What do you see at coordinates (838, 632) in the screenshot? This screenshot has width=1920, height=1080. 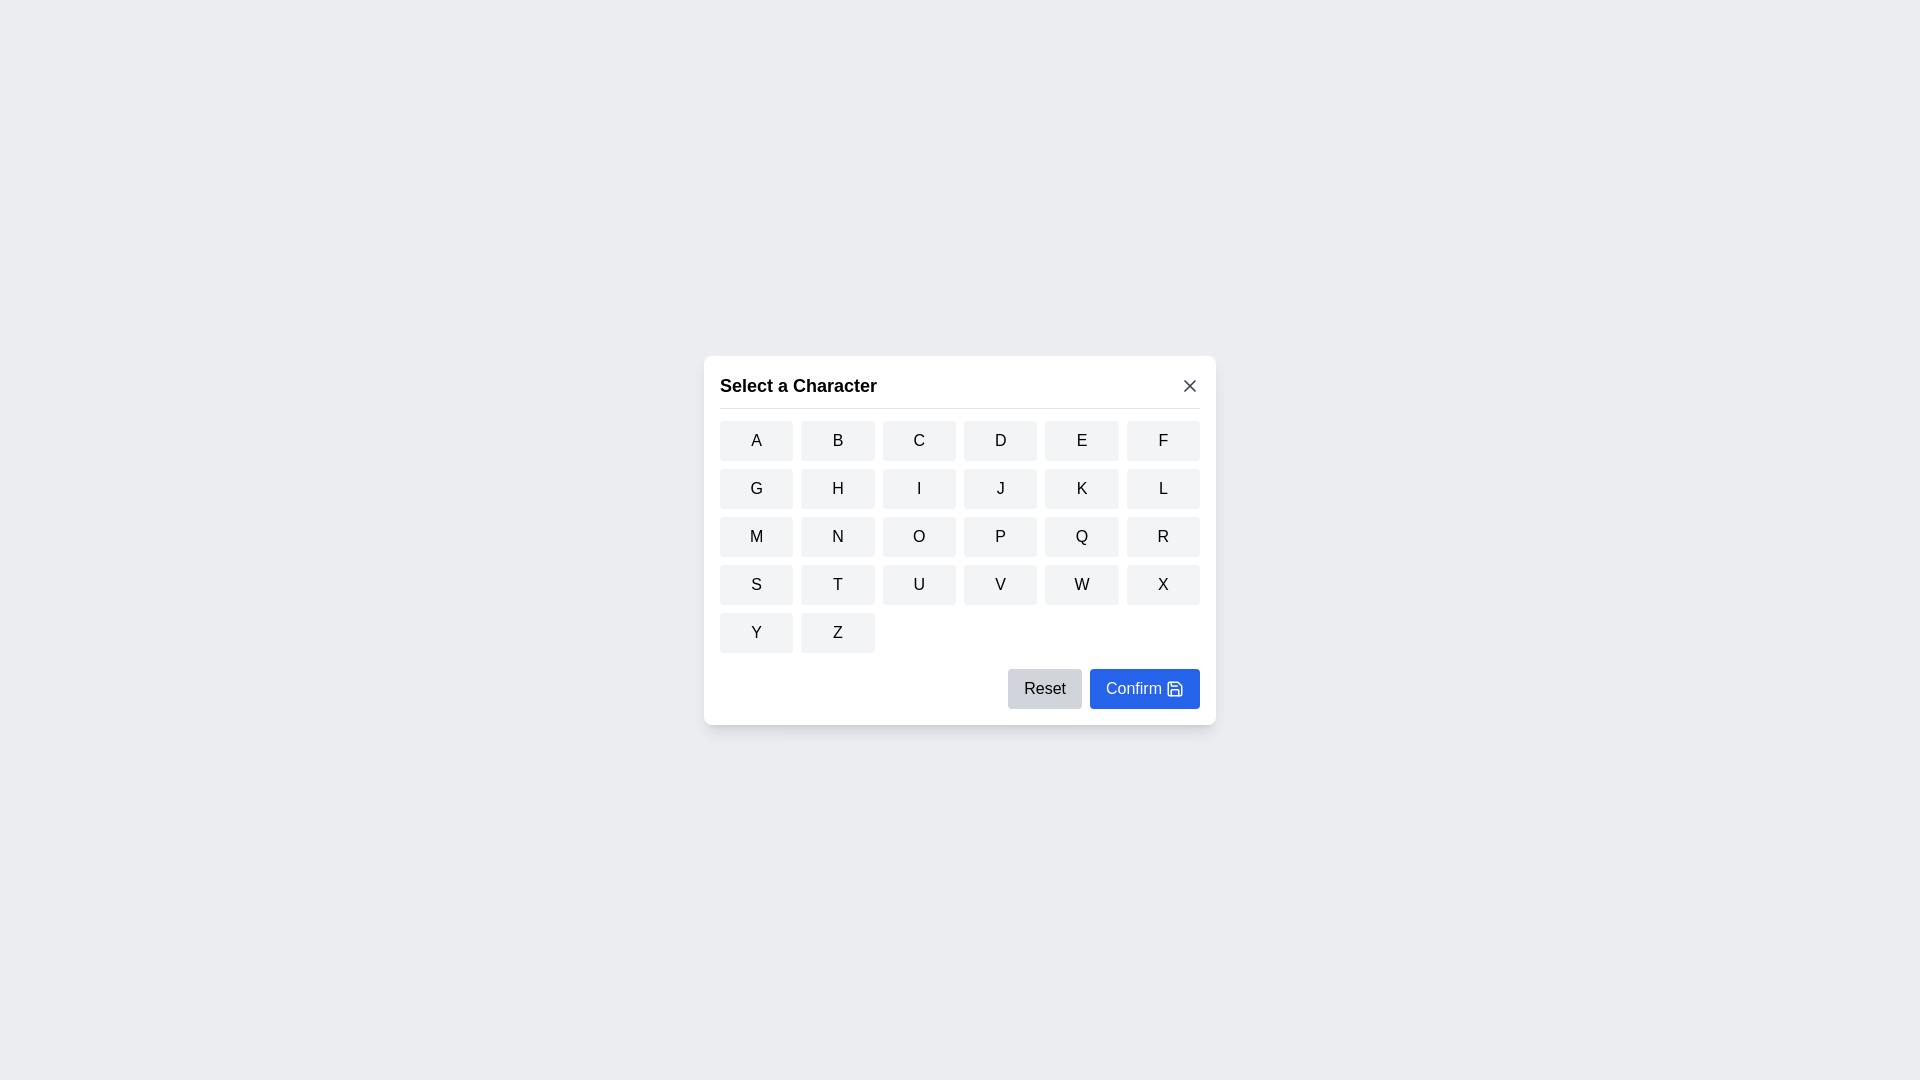 I see `the button corresponding to the character Z to select it` at bounding box center [838, 632].